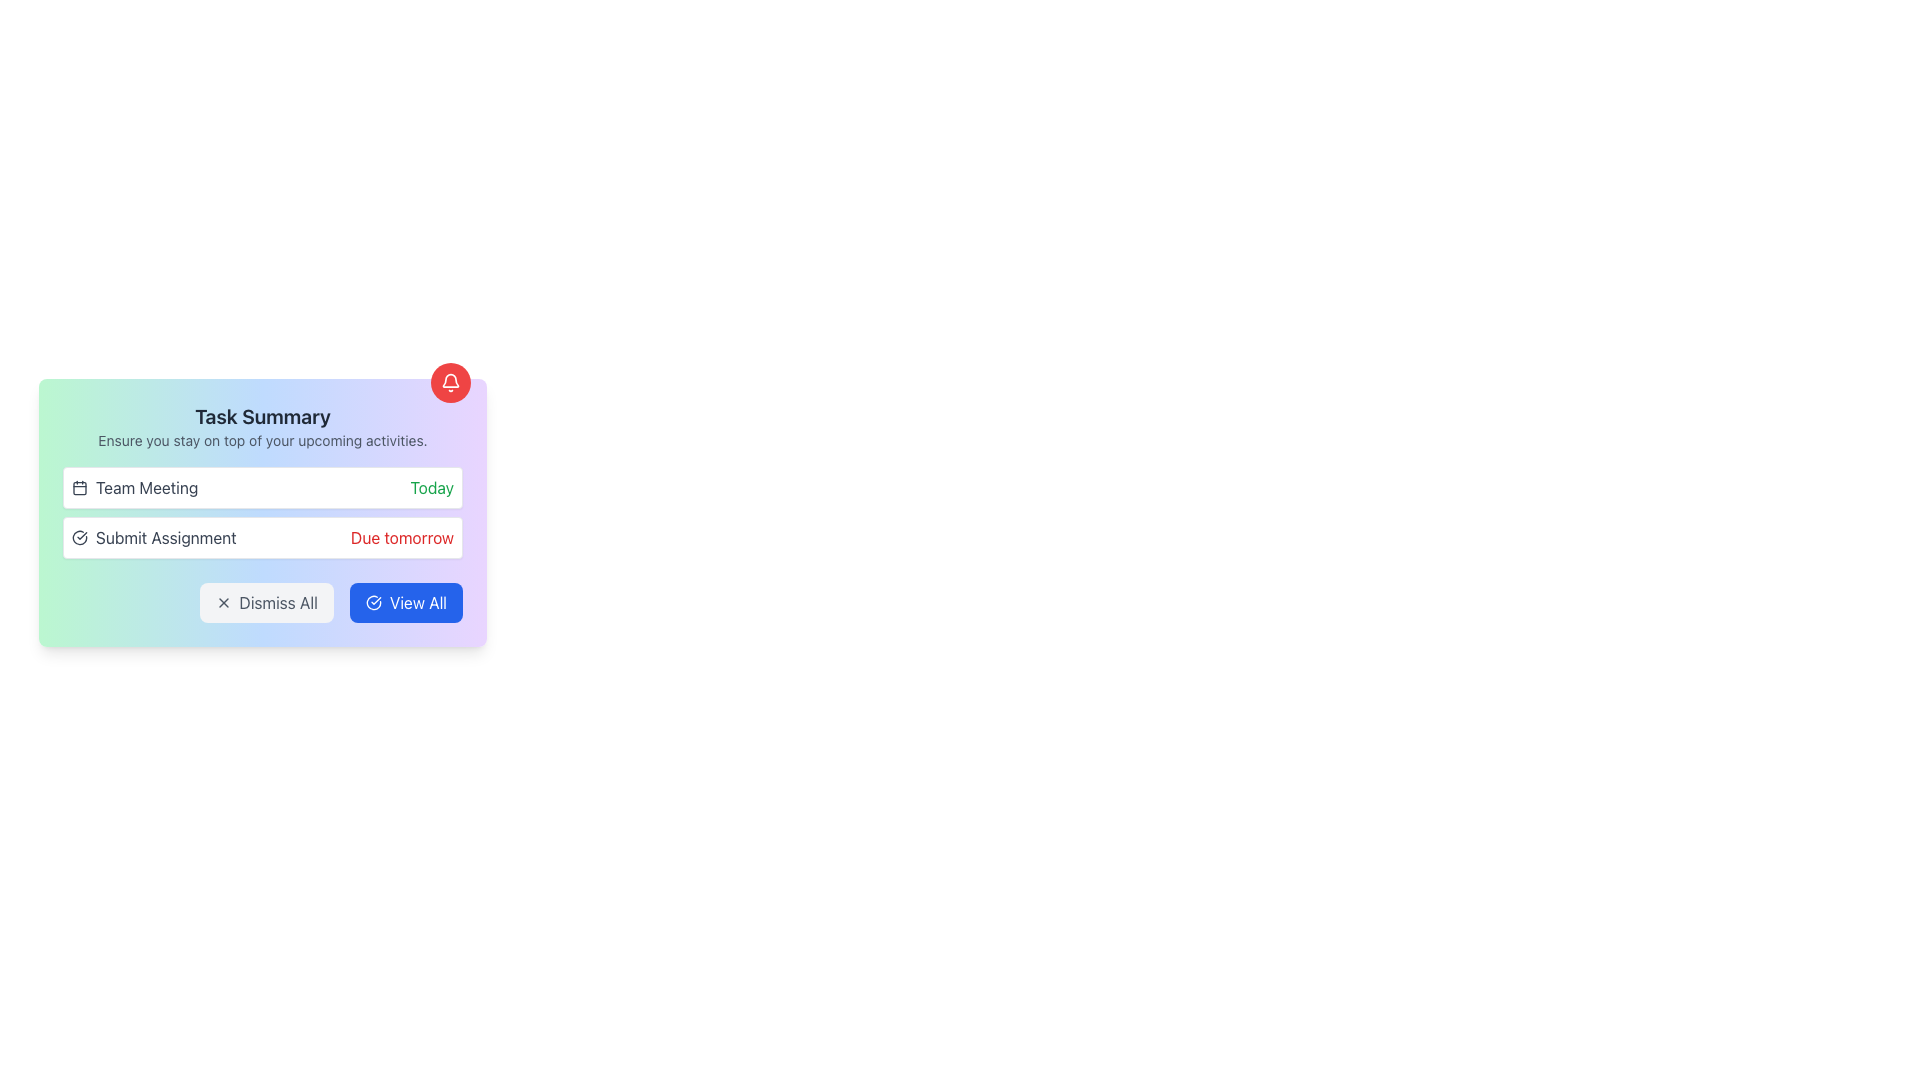 This screenshot has width=1920, height=1080. What do you see at coordinates (223, 601) in the screenshot?
I see `the dismiss icon located to the left of the 'Dismiss All' button at the bottom left of the task summary card to interact with its containing button` at bounding box center [223, 601].